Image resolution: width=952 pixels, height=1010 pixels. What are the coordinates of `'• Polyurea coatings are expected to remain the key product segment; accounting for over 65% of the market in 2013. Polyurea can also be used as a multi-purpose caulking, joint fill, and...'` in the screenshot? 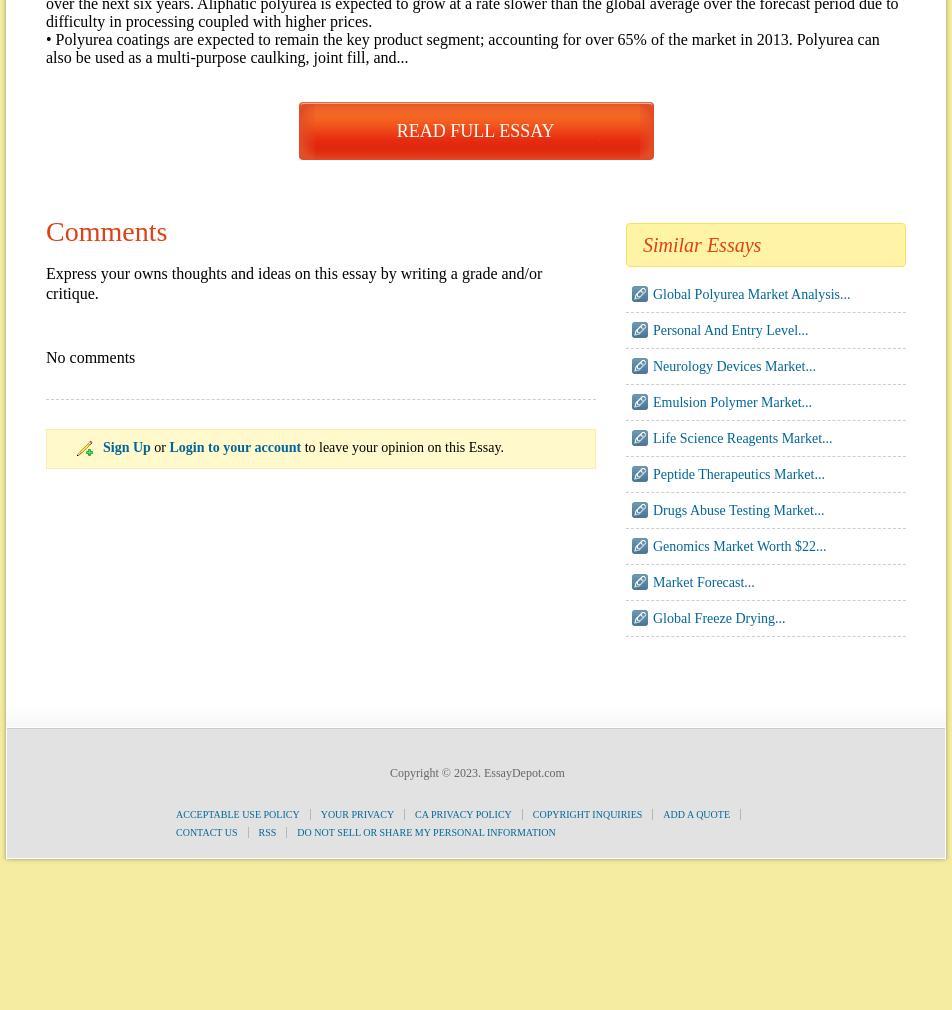 It's located at (45, 47).